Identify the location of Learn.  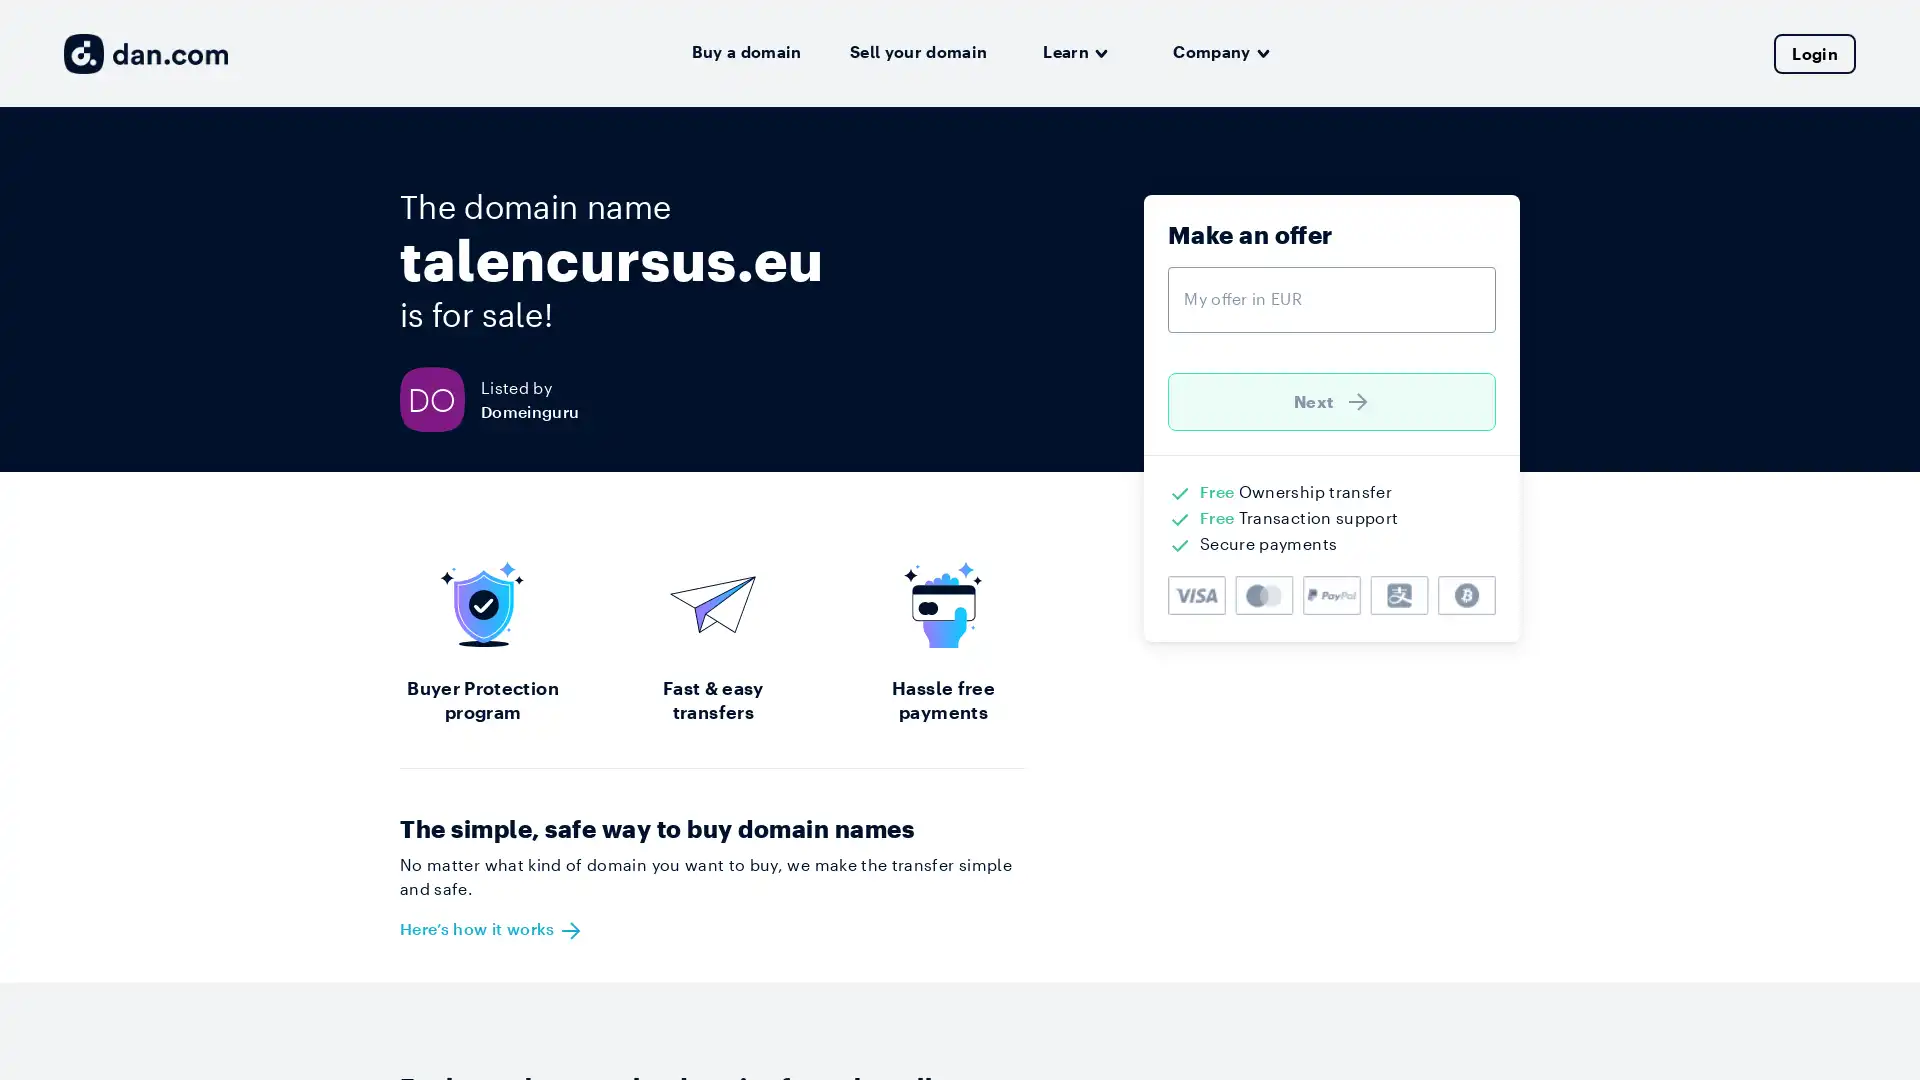
(1074, 52).